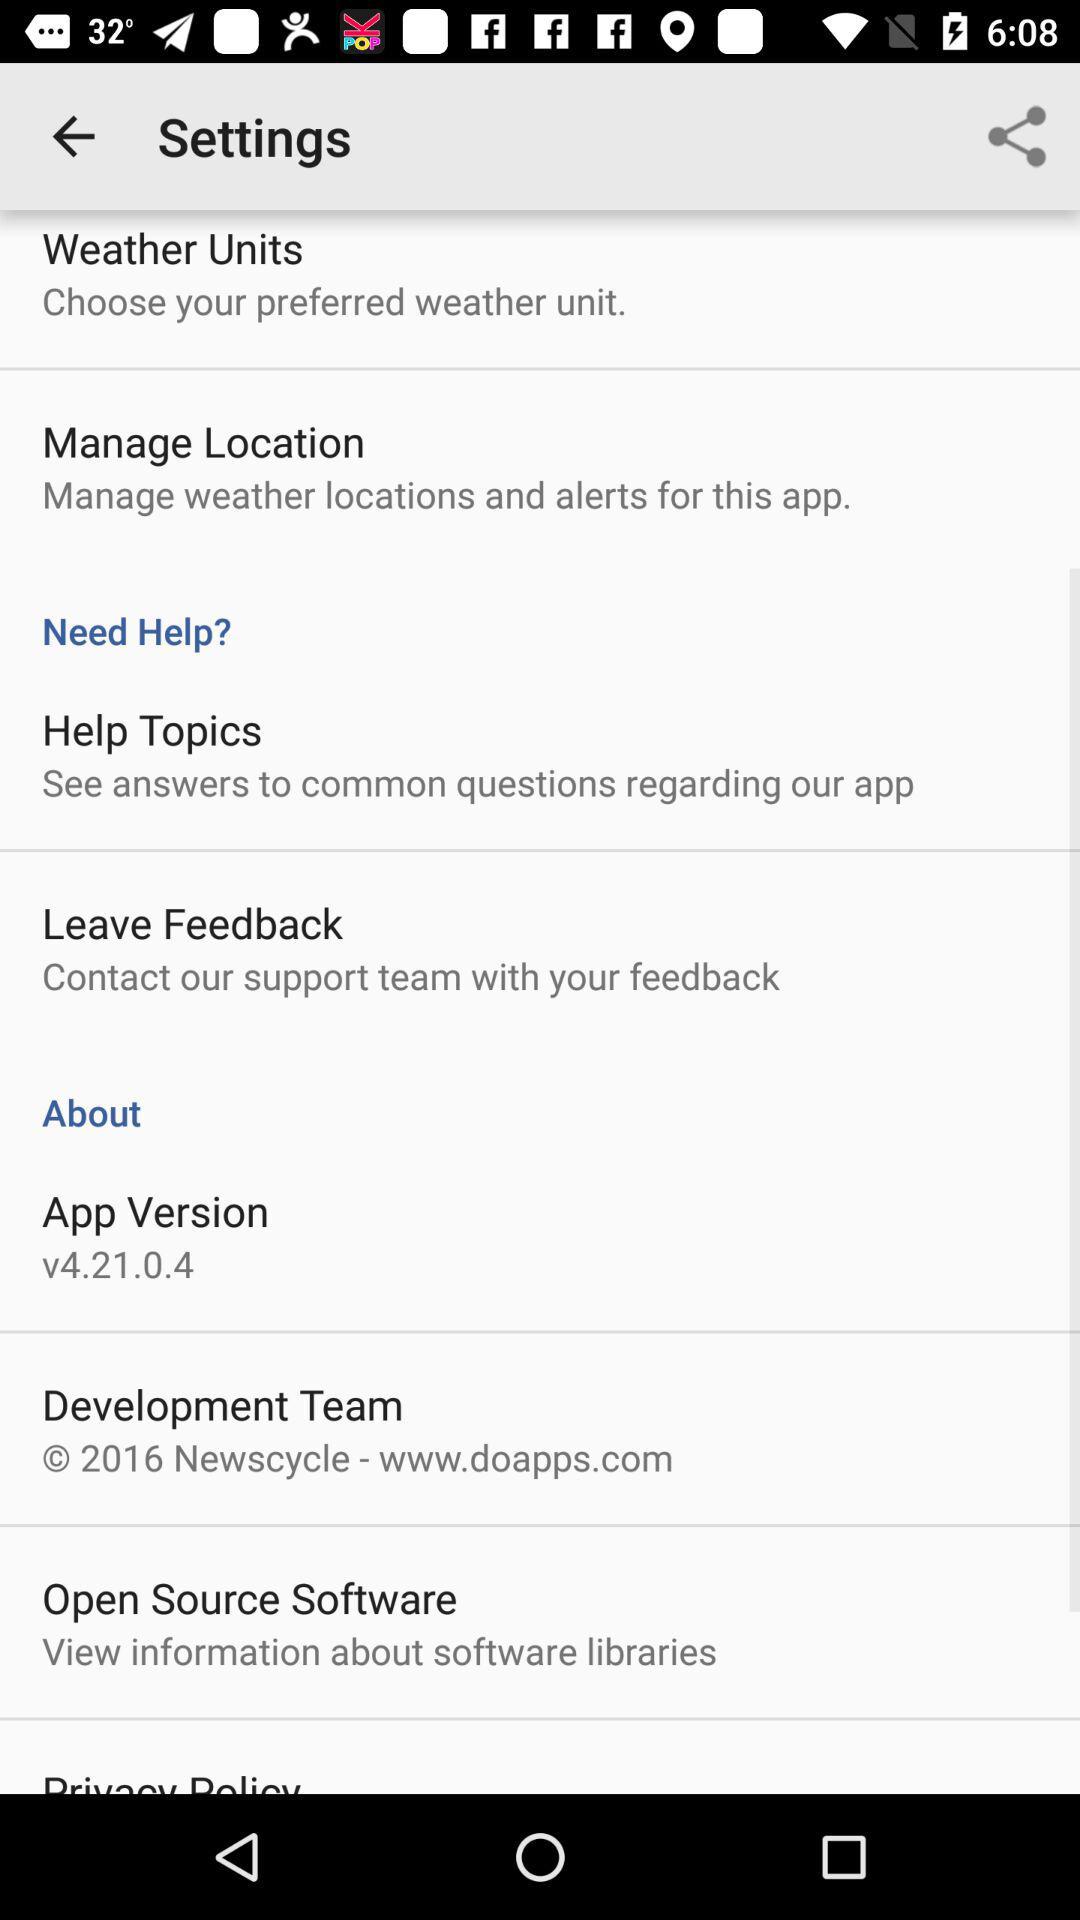 The image size is (1080, 1920). Describe the element at coordinates (1017, 135) in the screenshot. I see `item above need help? icon` at that location.